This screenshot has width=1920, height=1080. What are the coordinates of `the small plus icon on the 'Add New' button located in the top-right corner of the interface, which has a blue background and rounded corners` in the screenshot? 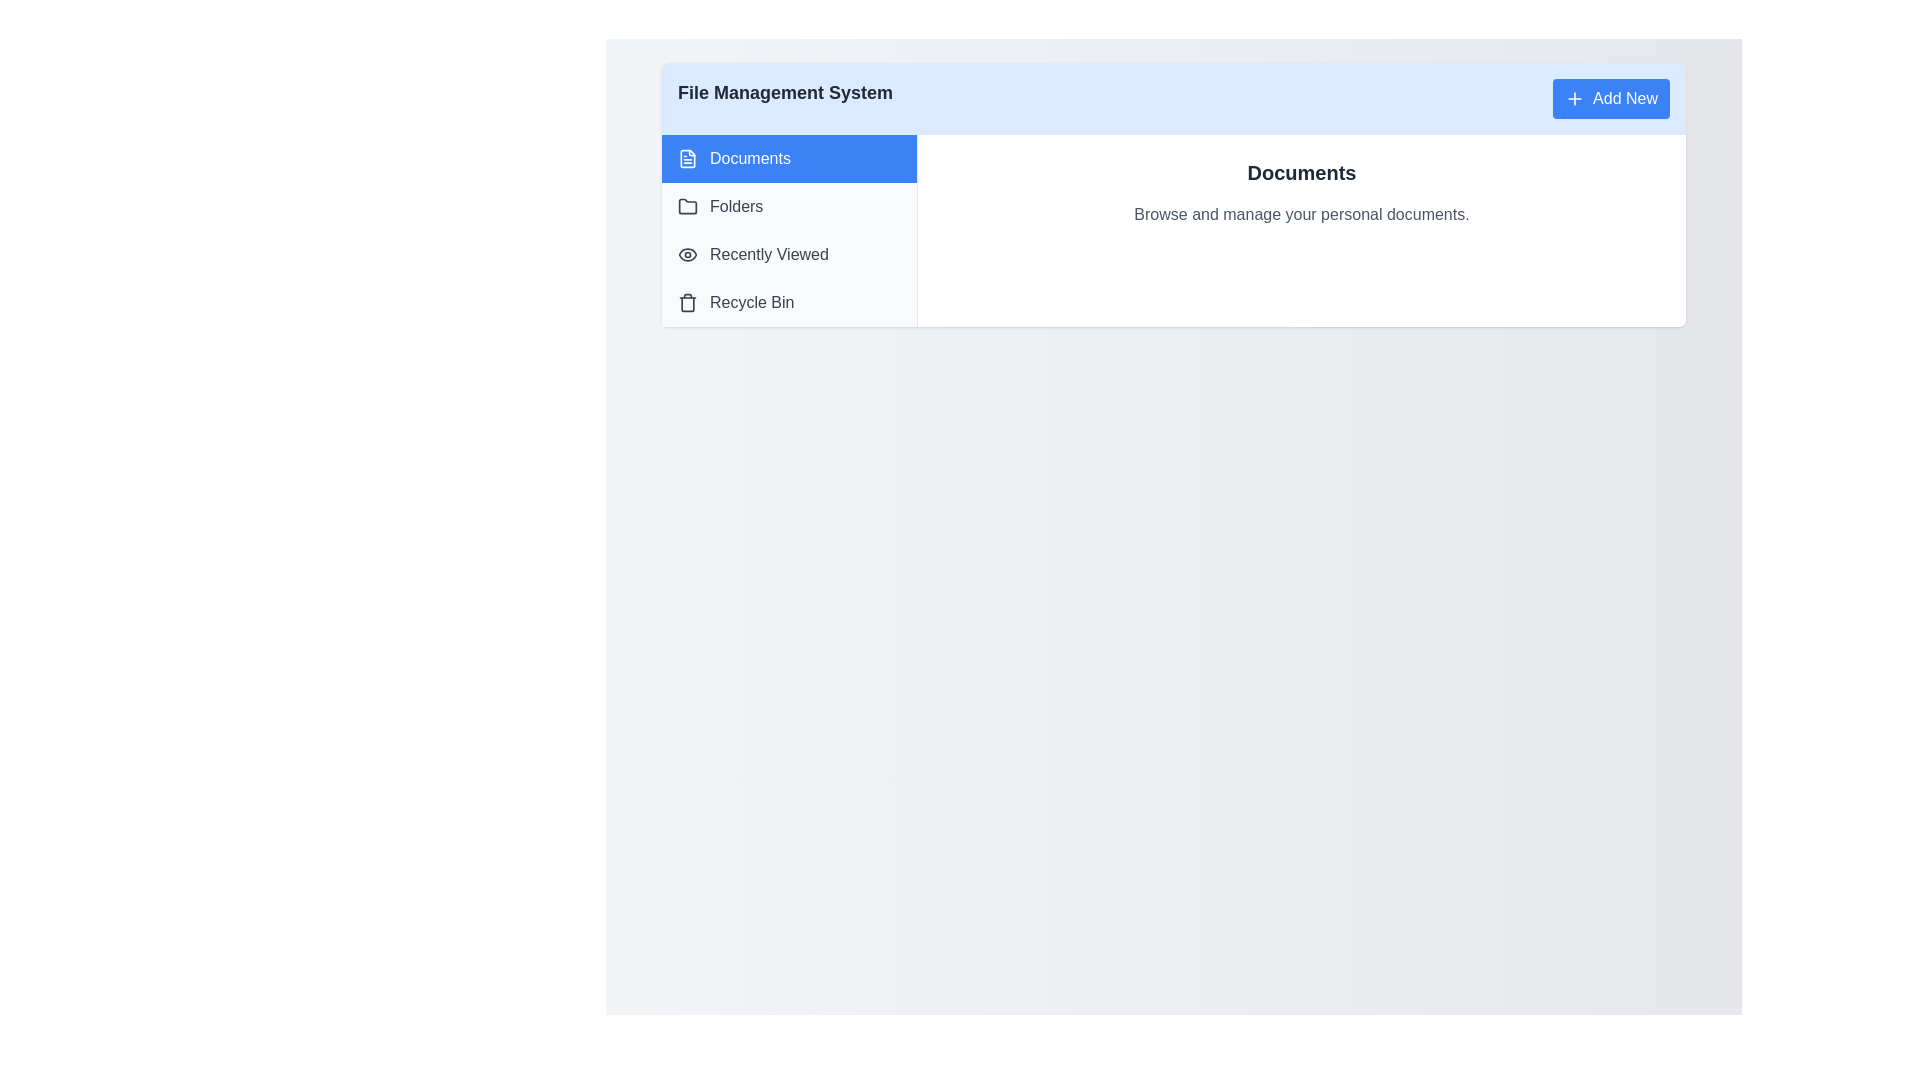 It's located at (1574, 99).